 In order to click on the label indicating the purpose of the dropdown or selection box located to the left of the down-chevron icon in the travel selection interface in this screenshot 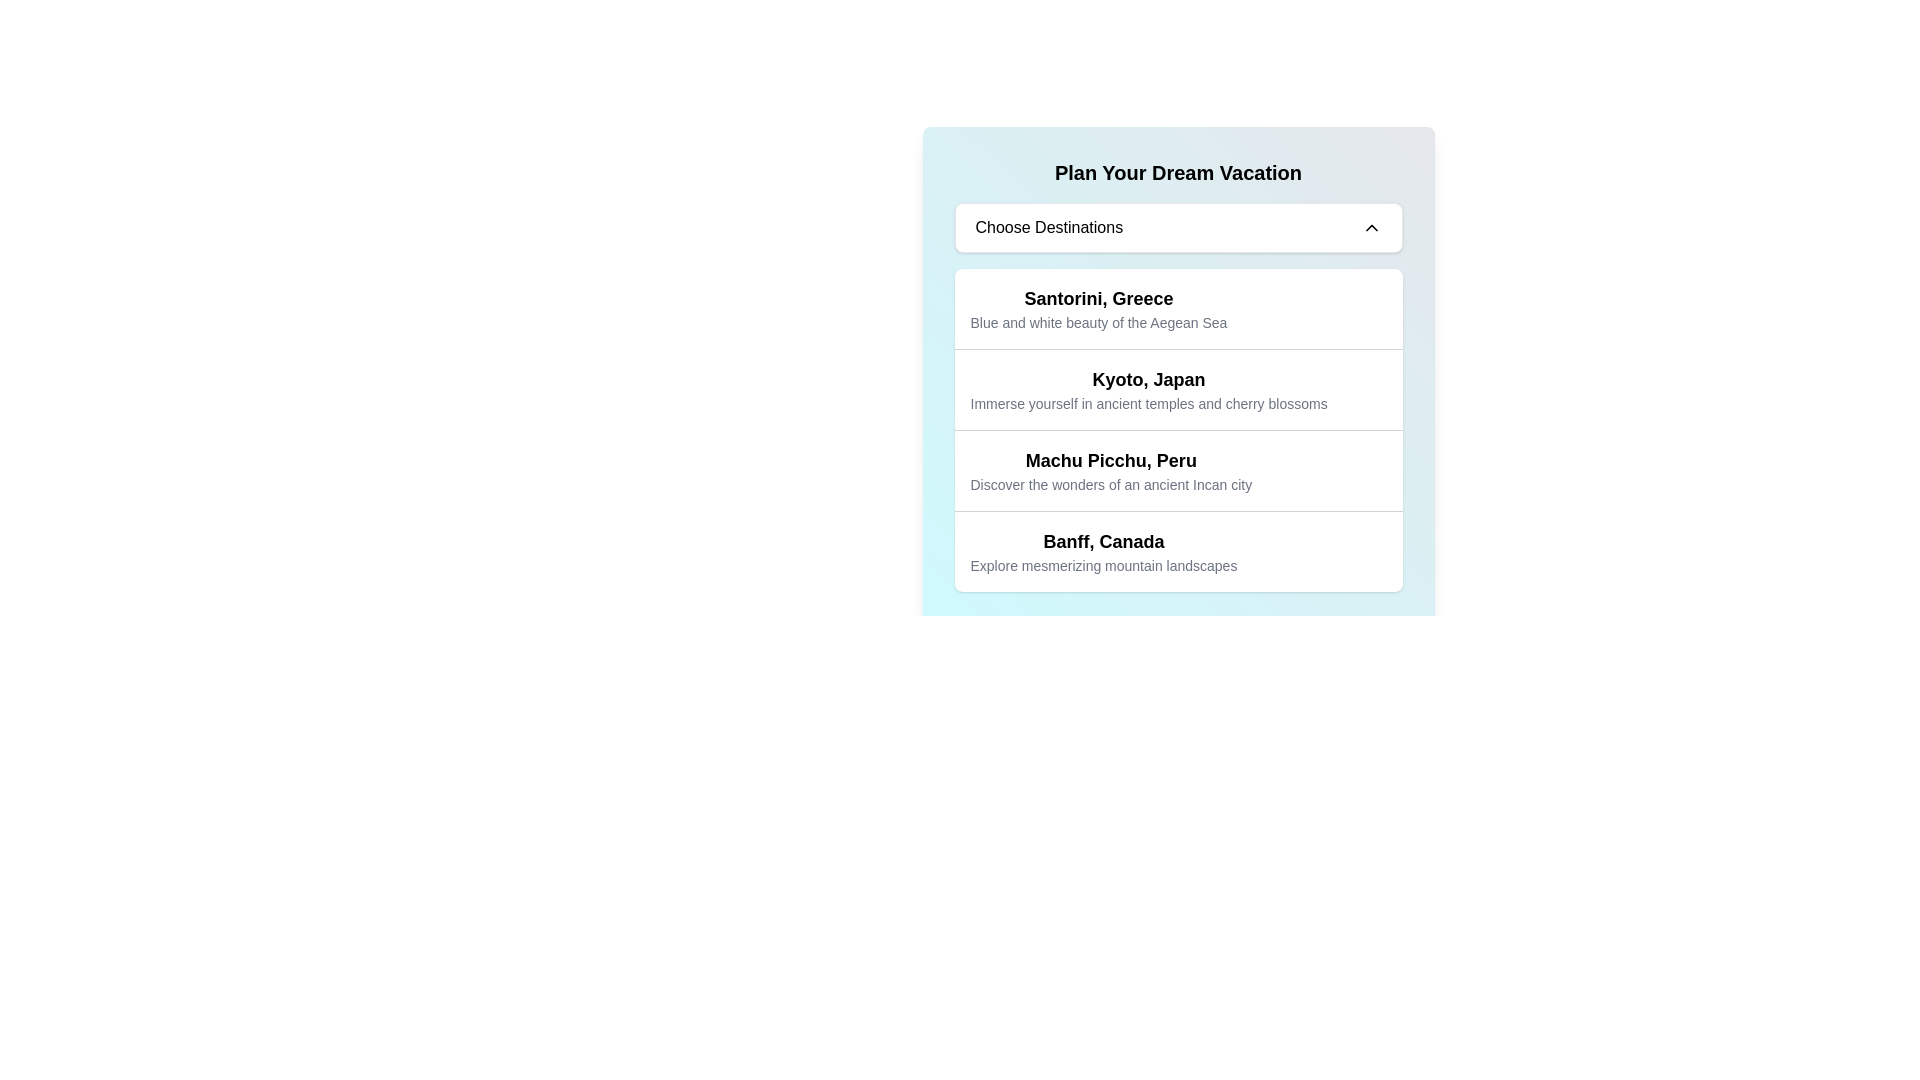, I will do `click(1048, 226)`.